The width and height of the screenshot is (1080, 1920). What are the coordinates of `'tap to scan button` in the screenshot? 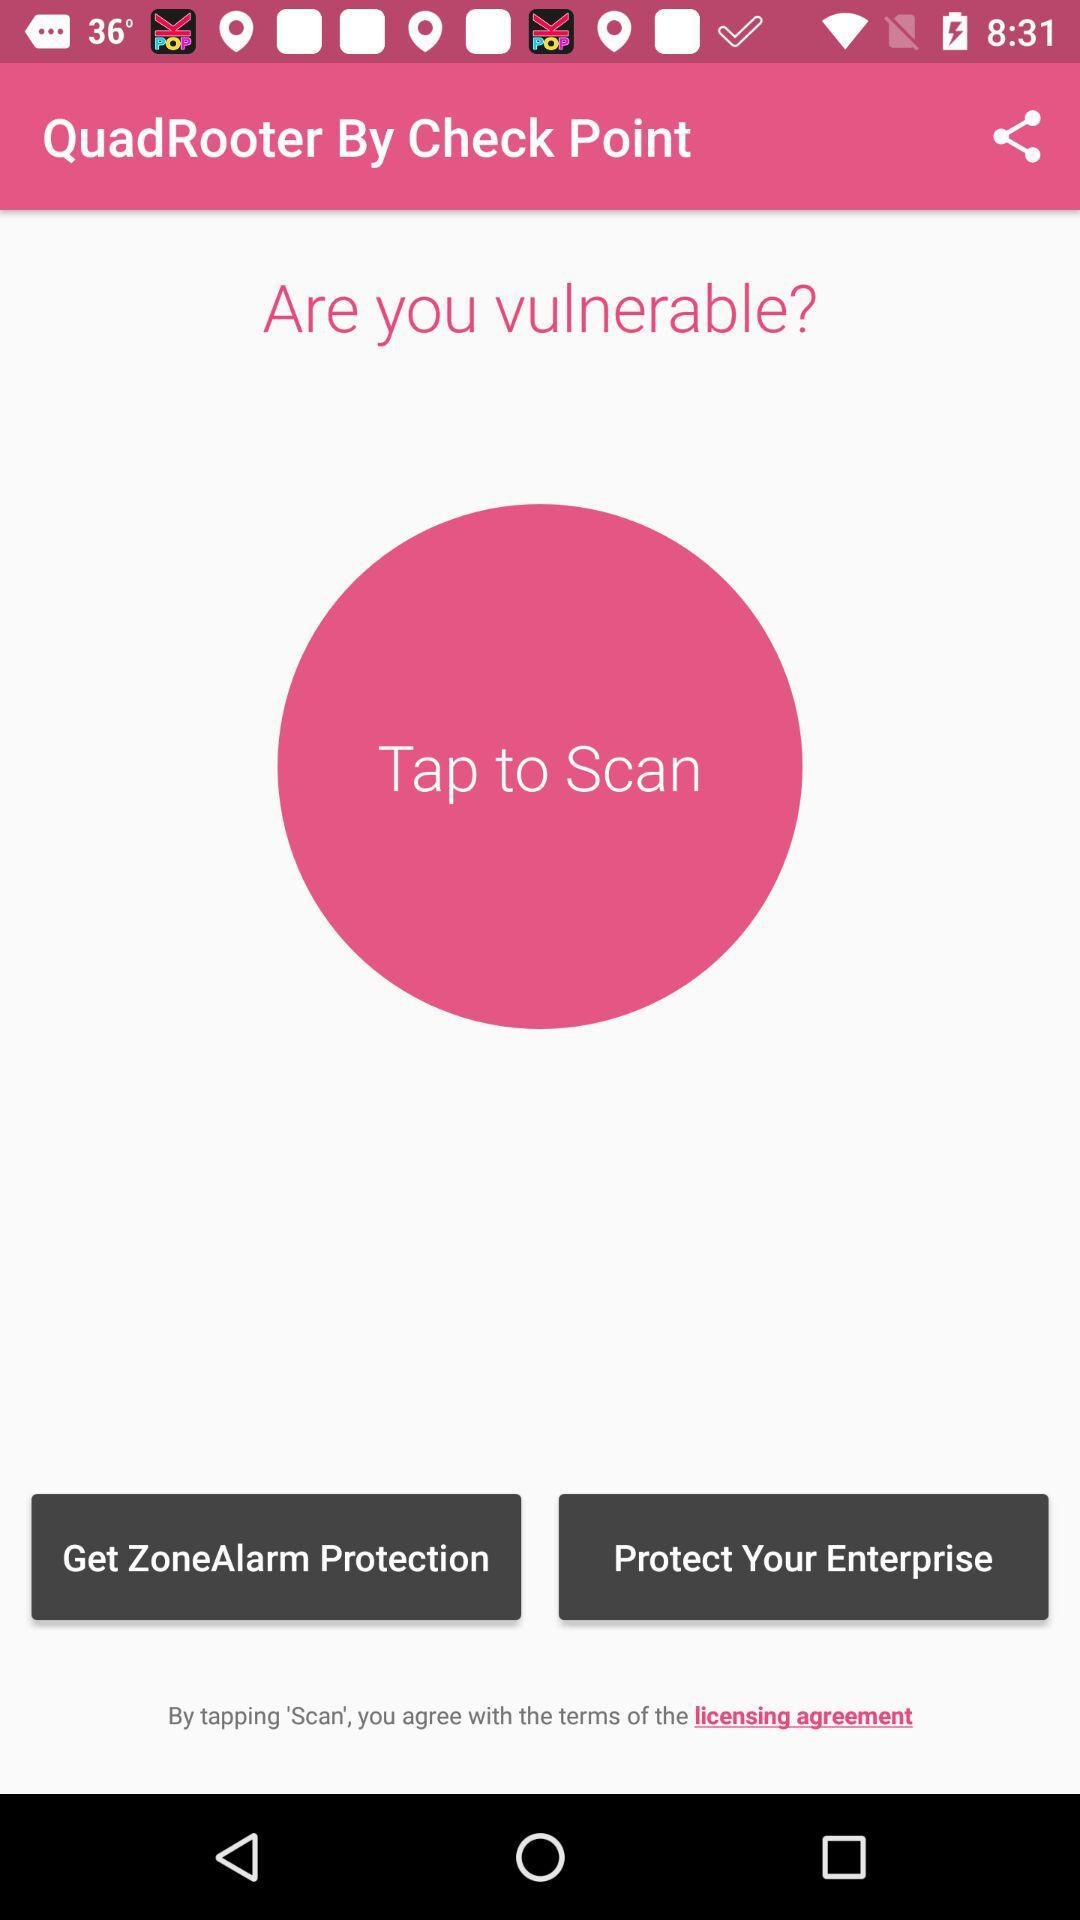 It's located at (540, 765).